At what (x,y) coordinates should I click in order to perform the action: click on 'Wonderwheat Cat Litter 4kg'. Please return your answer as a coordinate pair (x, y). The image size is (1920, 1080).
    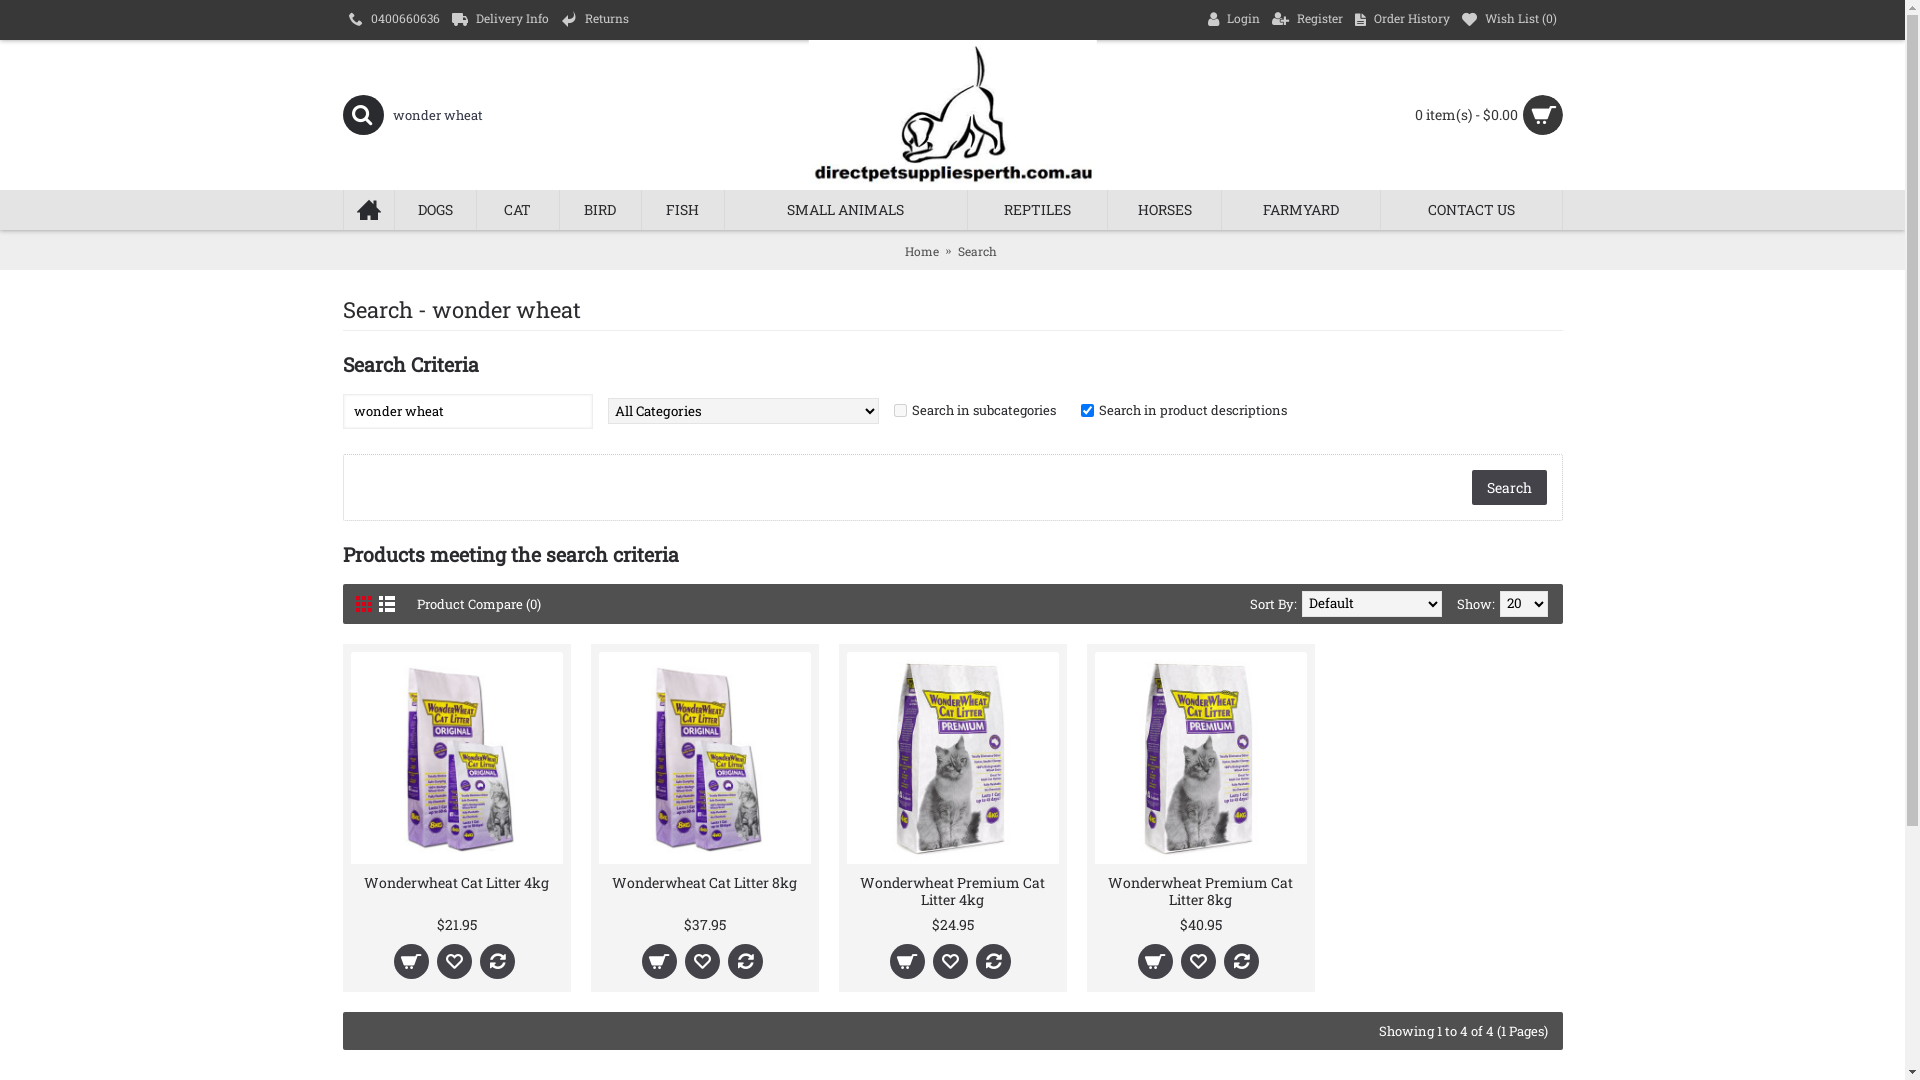
    Looking at the image, I should click on (350, 879).